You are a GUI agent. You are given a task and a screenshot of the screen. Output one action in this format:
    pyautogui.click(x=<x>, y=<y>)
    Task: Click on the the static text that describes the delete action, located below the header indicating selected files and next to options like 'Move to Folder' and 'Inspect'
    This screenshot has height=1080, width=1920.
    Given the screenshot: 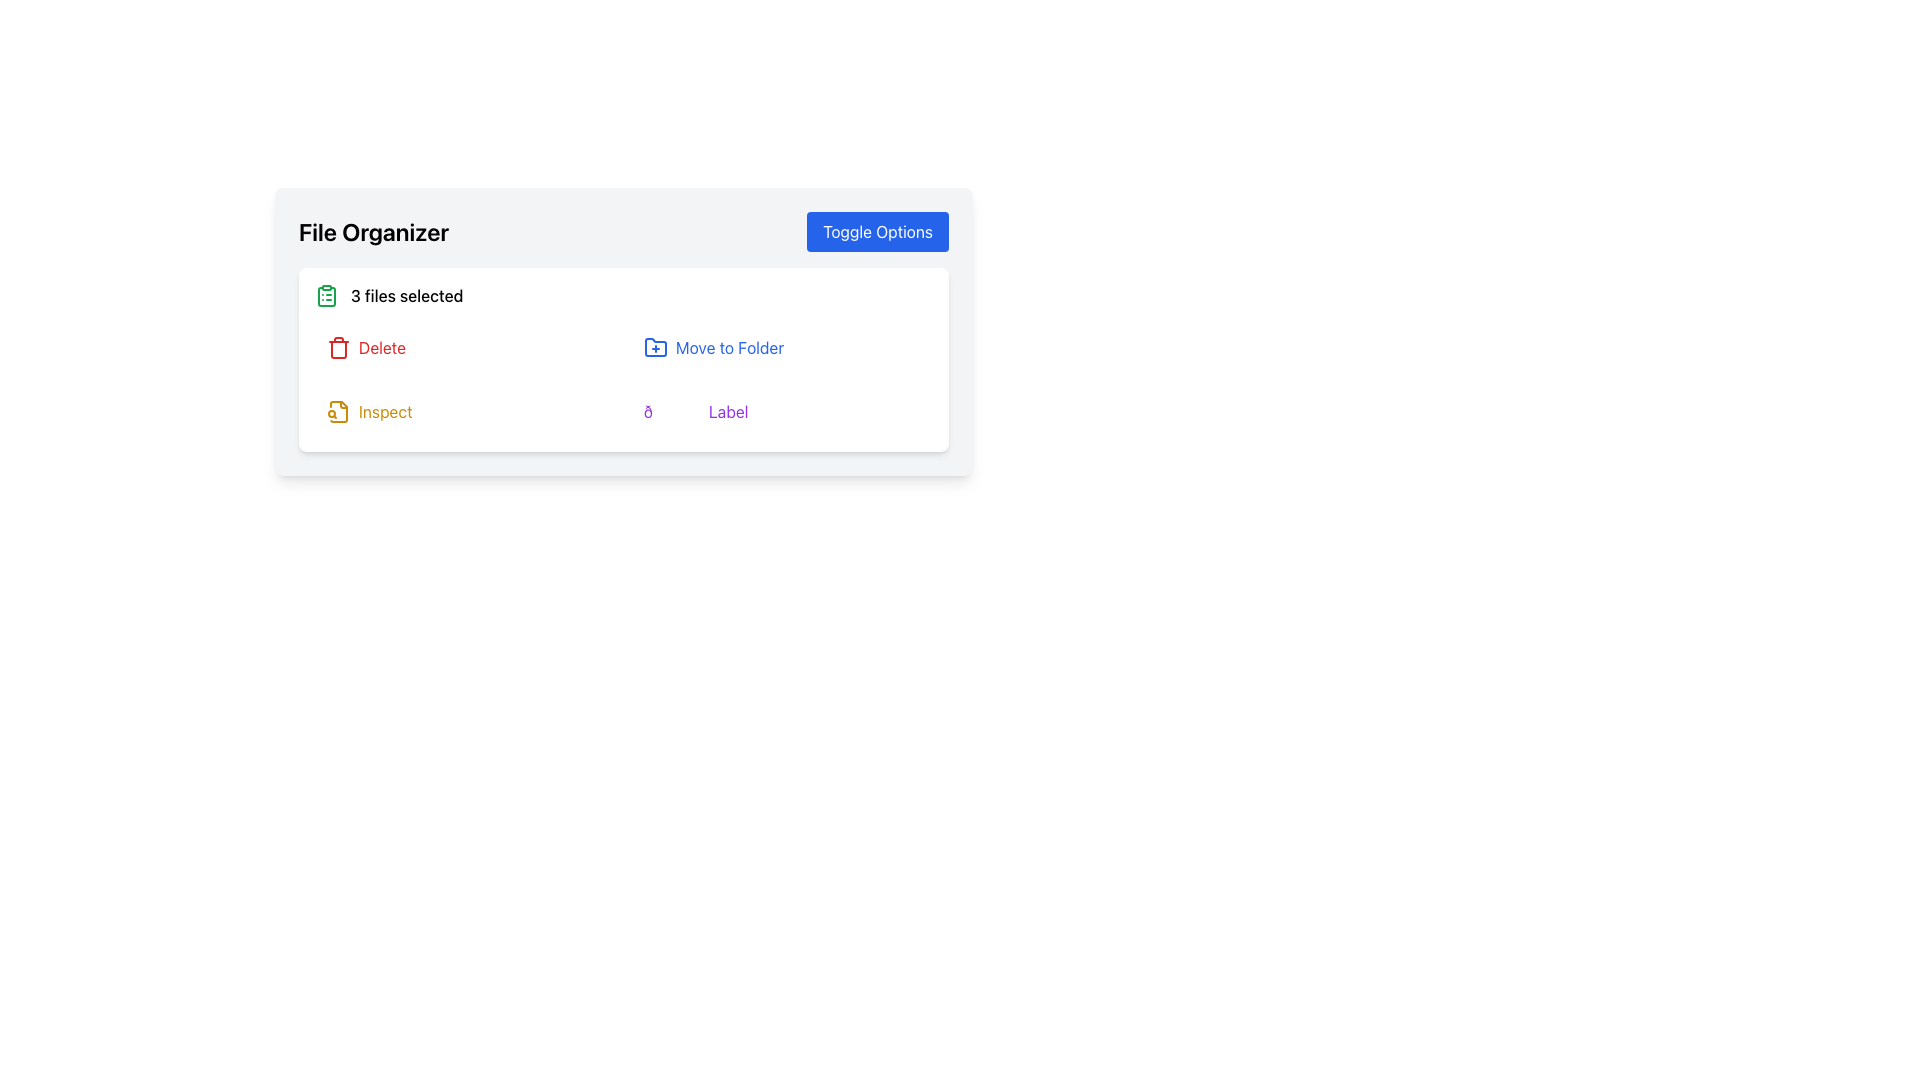 What is the action you would take?
    pyautogui.click(x=382, y=346)
    